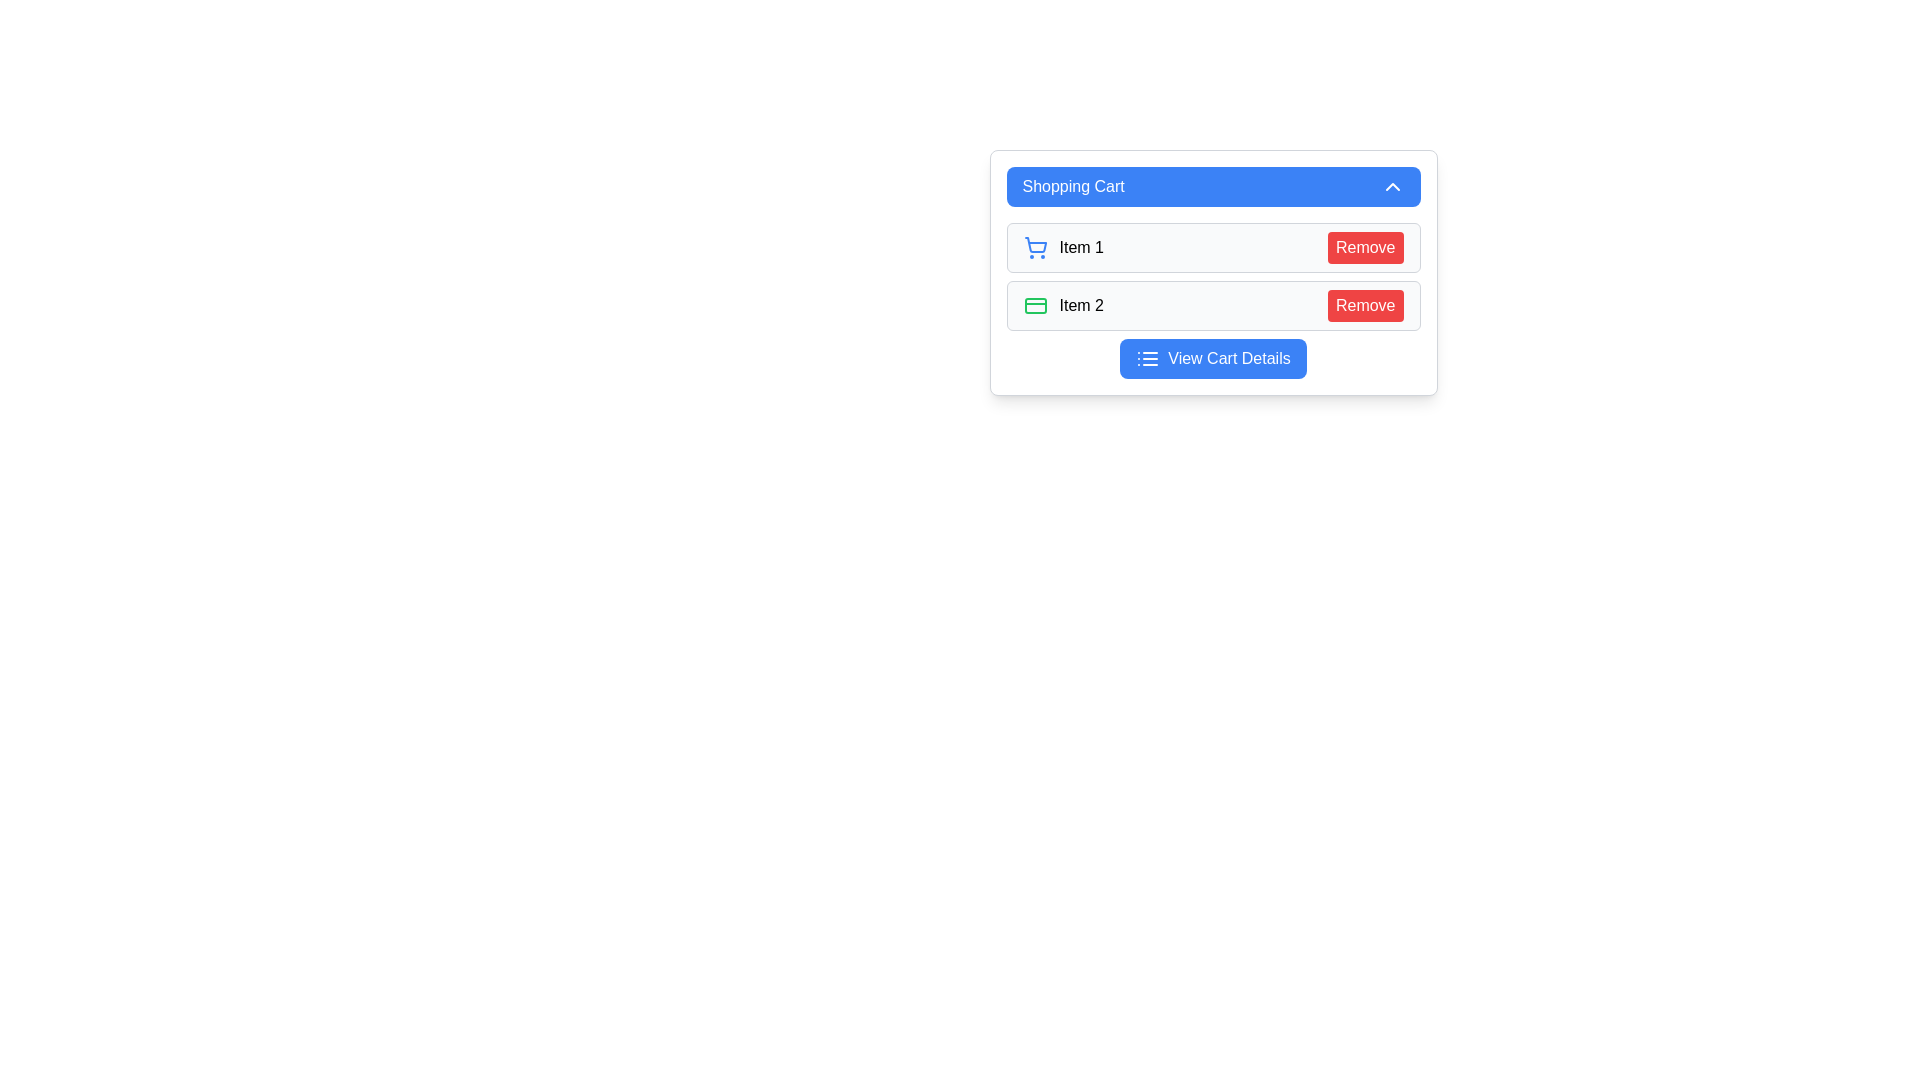 This screenshot has height=1080, width=1920. What do you see at coordinates (1364, 246) in the screenshot?
I see `the red 'Remove' button with rounded rectangle shape to observe the color change` at bounding box center [1364, 246].